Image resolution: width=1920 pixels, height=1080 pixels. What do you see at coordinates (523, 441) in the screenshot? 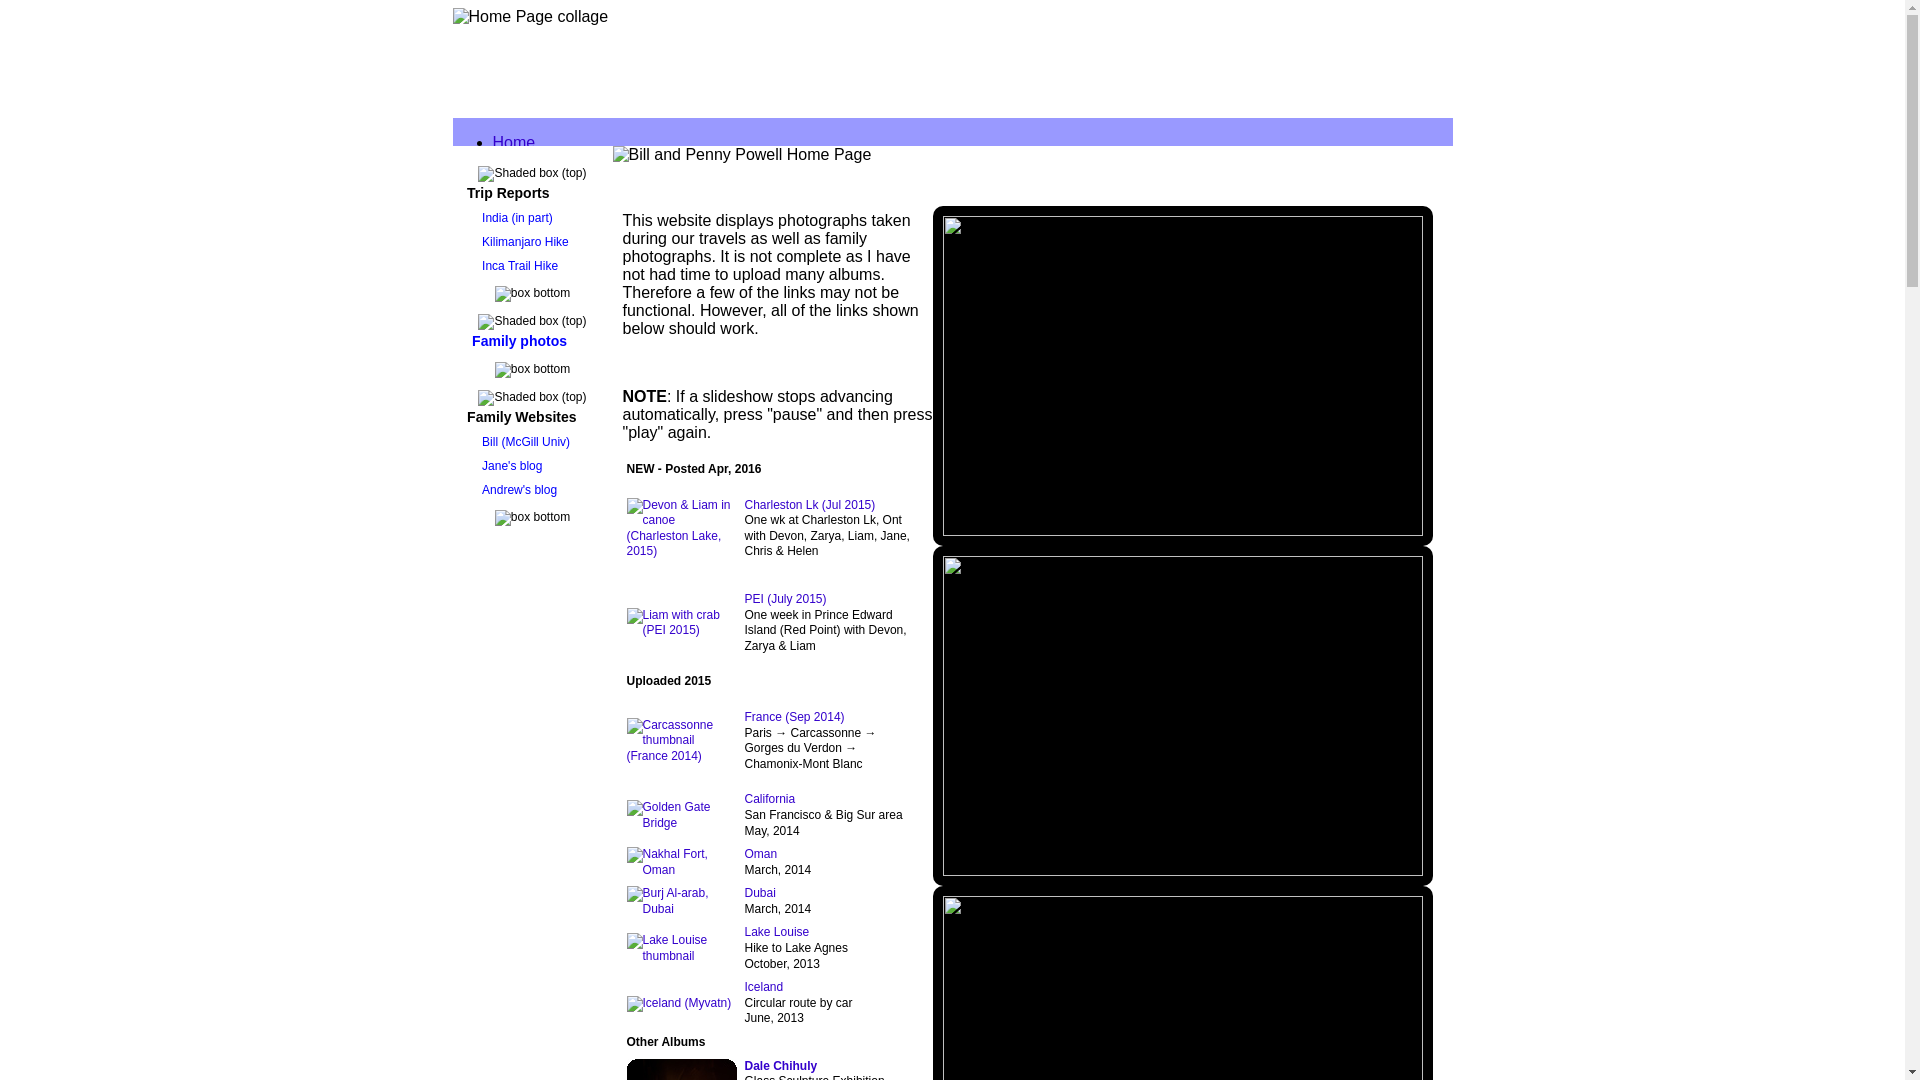
I see `'Bill (McGill Univ)'` at bounding box center [523, 441].